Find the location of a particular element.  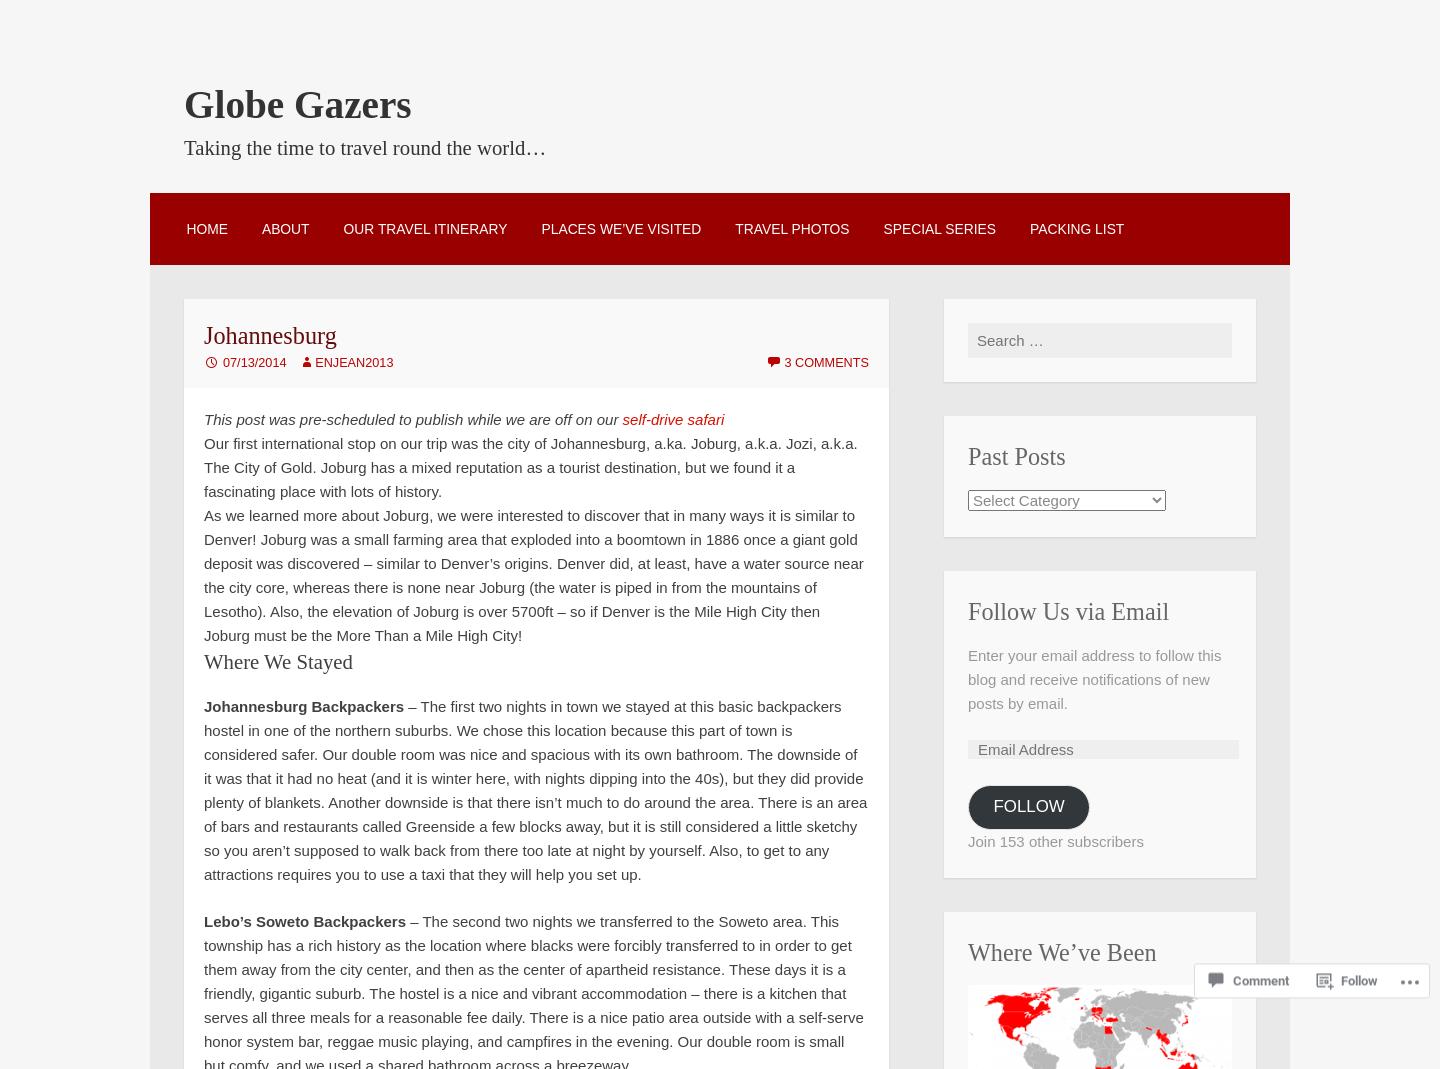

'Our Travel Itinerary' is located at coordinates (424, 227).